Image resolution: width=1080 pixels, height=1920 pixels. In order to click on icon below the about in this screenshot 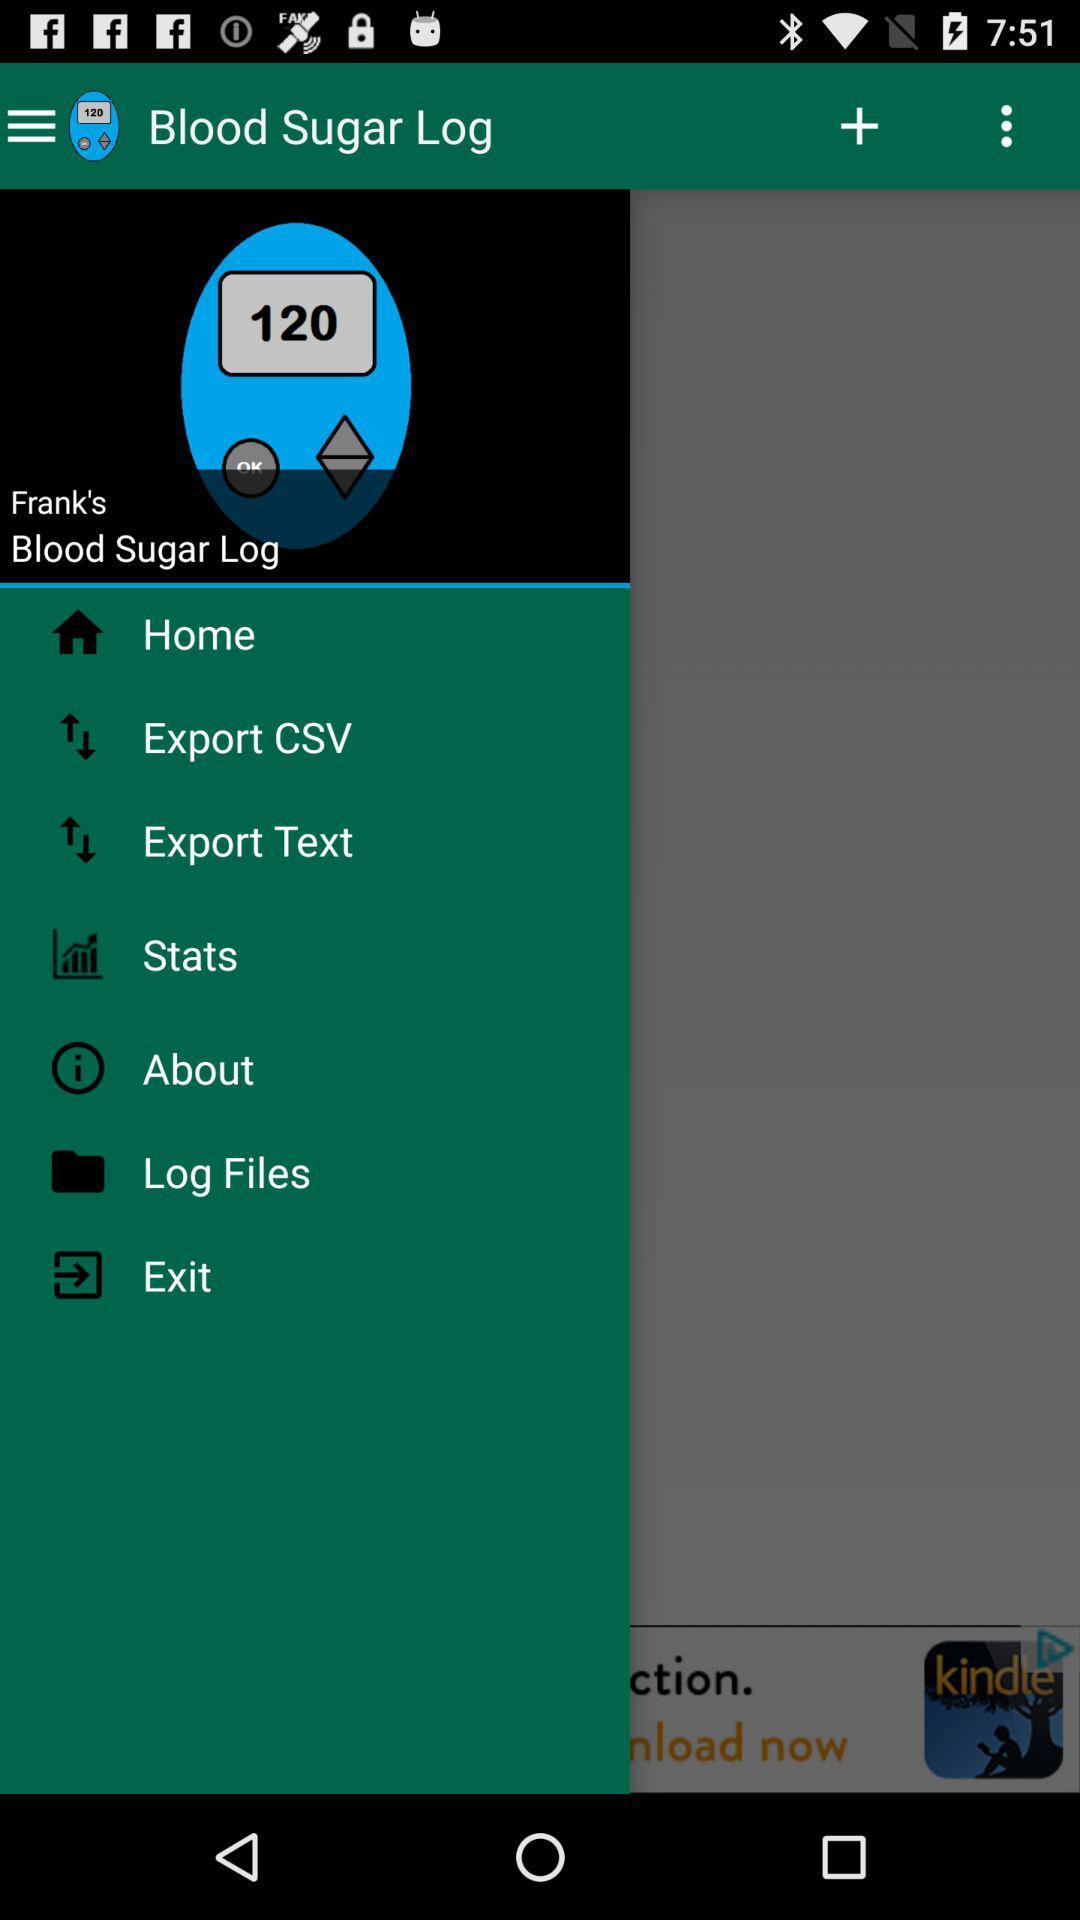, I will do `click(279, 1171)`.